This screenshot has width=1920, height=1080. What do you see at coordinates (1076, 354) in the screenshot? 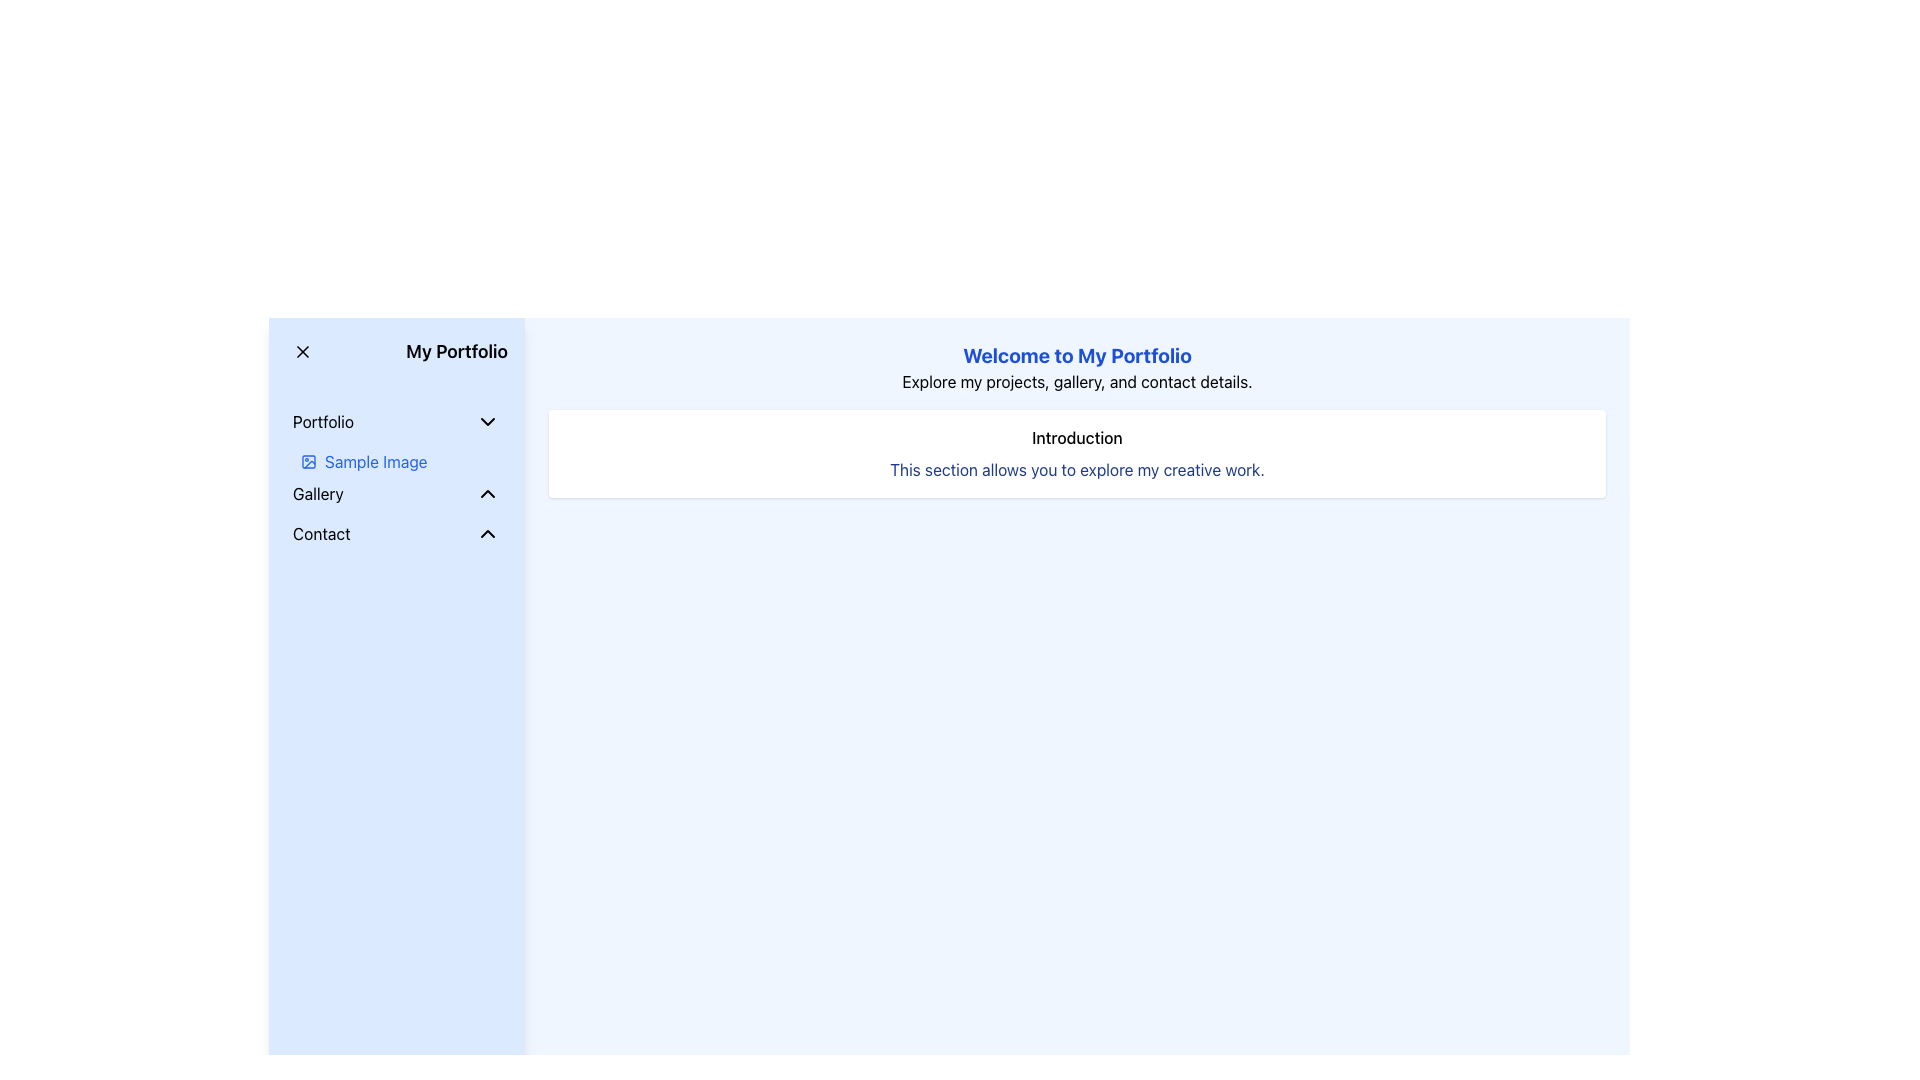
I see `the header text element that serves as a welcoming message for the portfolio webpage, positioned above the text 'Explore my projects, gallery, and contact details.'` at bounding box center [1076, 354].